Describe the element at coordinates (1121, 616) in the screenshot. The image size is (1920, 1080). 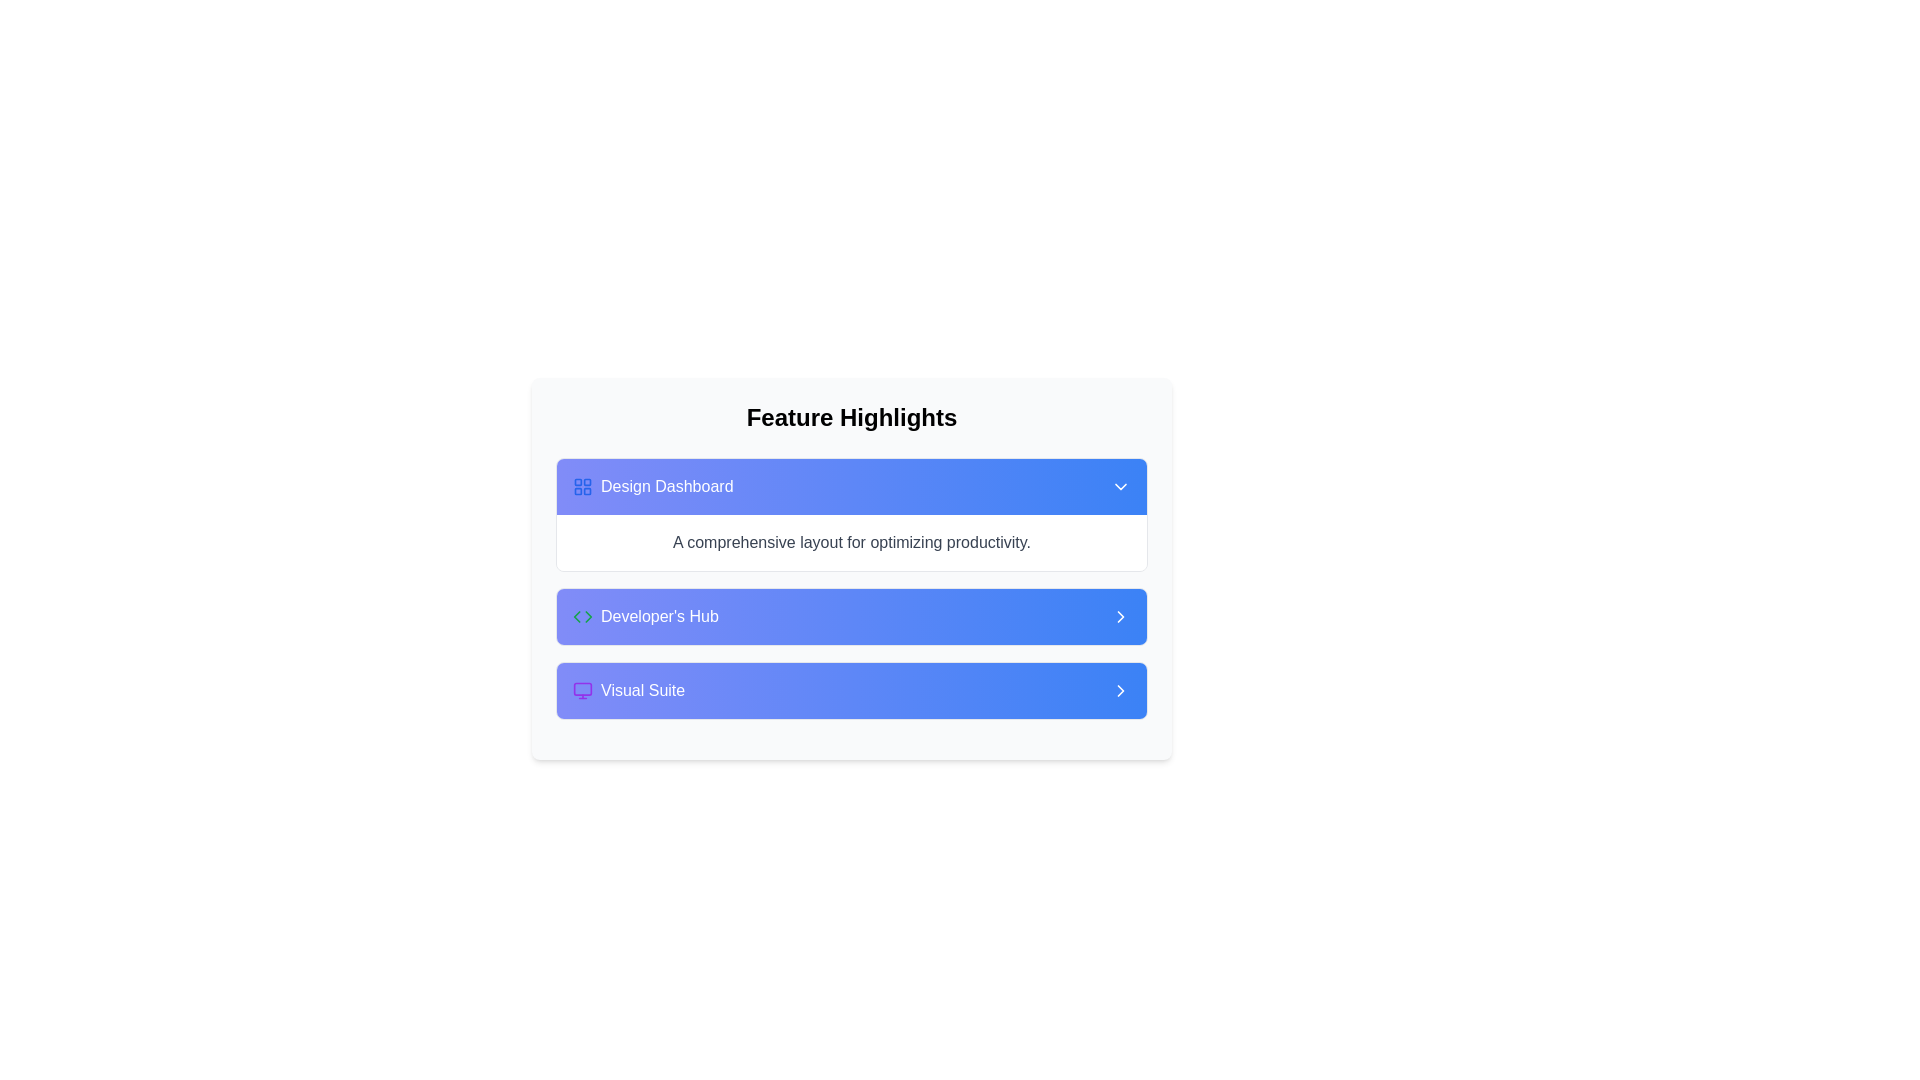
I see `the right-facing chevron icon indicating navigation or expansion located on the right side of the 'Developer's Hub' section under 'Feature Highlights'` at that location.